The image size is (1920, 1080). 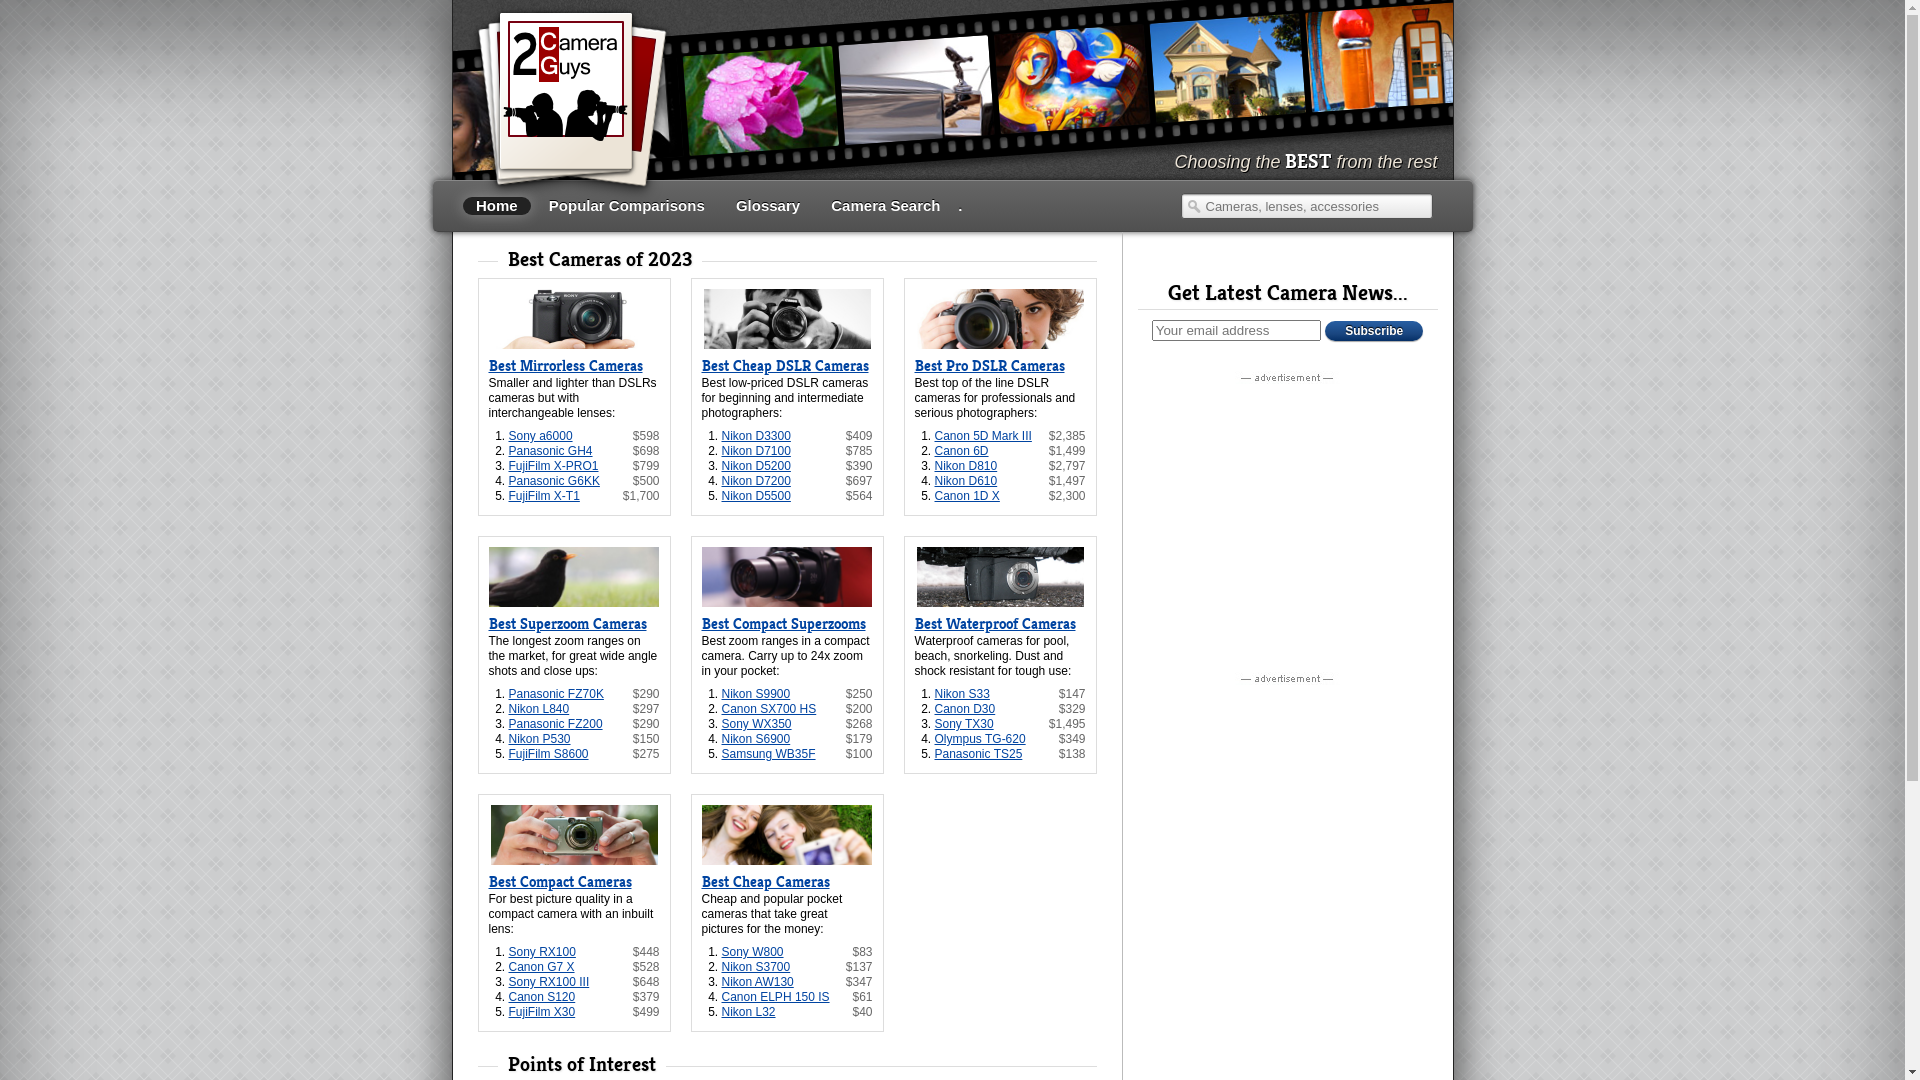 What do you see at coordinates (488, 881) in the screenshot?
I see `'Best Compact Cameras'` at bounding box center [488, 881].